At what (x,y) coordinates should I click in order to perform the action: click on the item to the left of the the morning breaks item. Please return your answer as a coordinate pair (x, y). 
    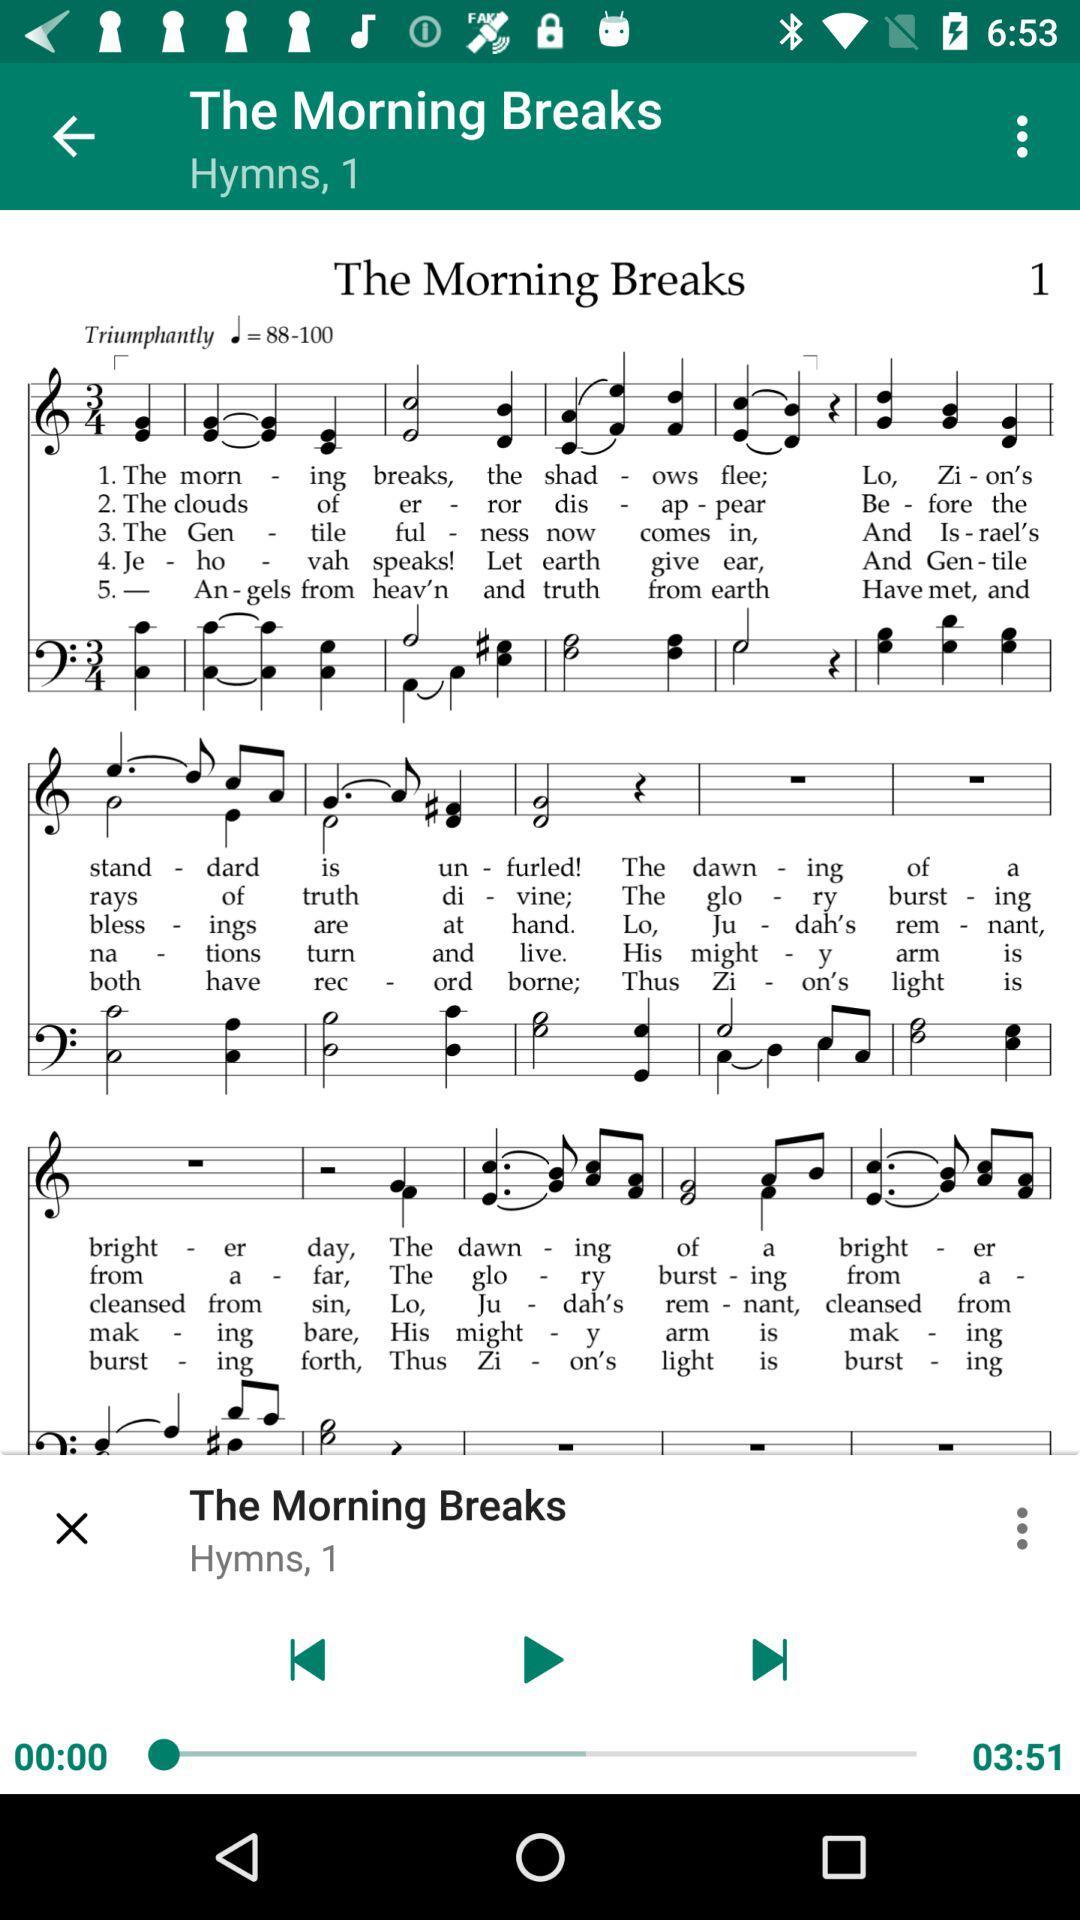
    Looking at the image, I should click on (72, 1527).